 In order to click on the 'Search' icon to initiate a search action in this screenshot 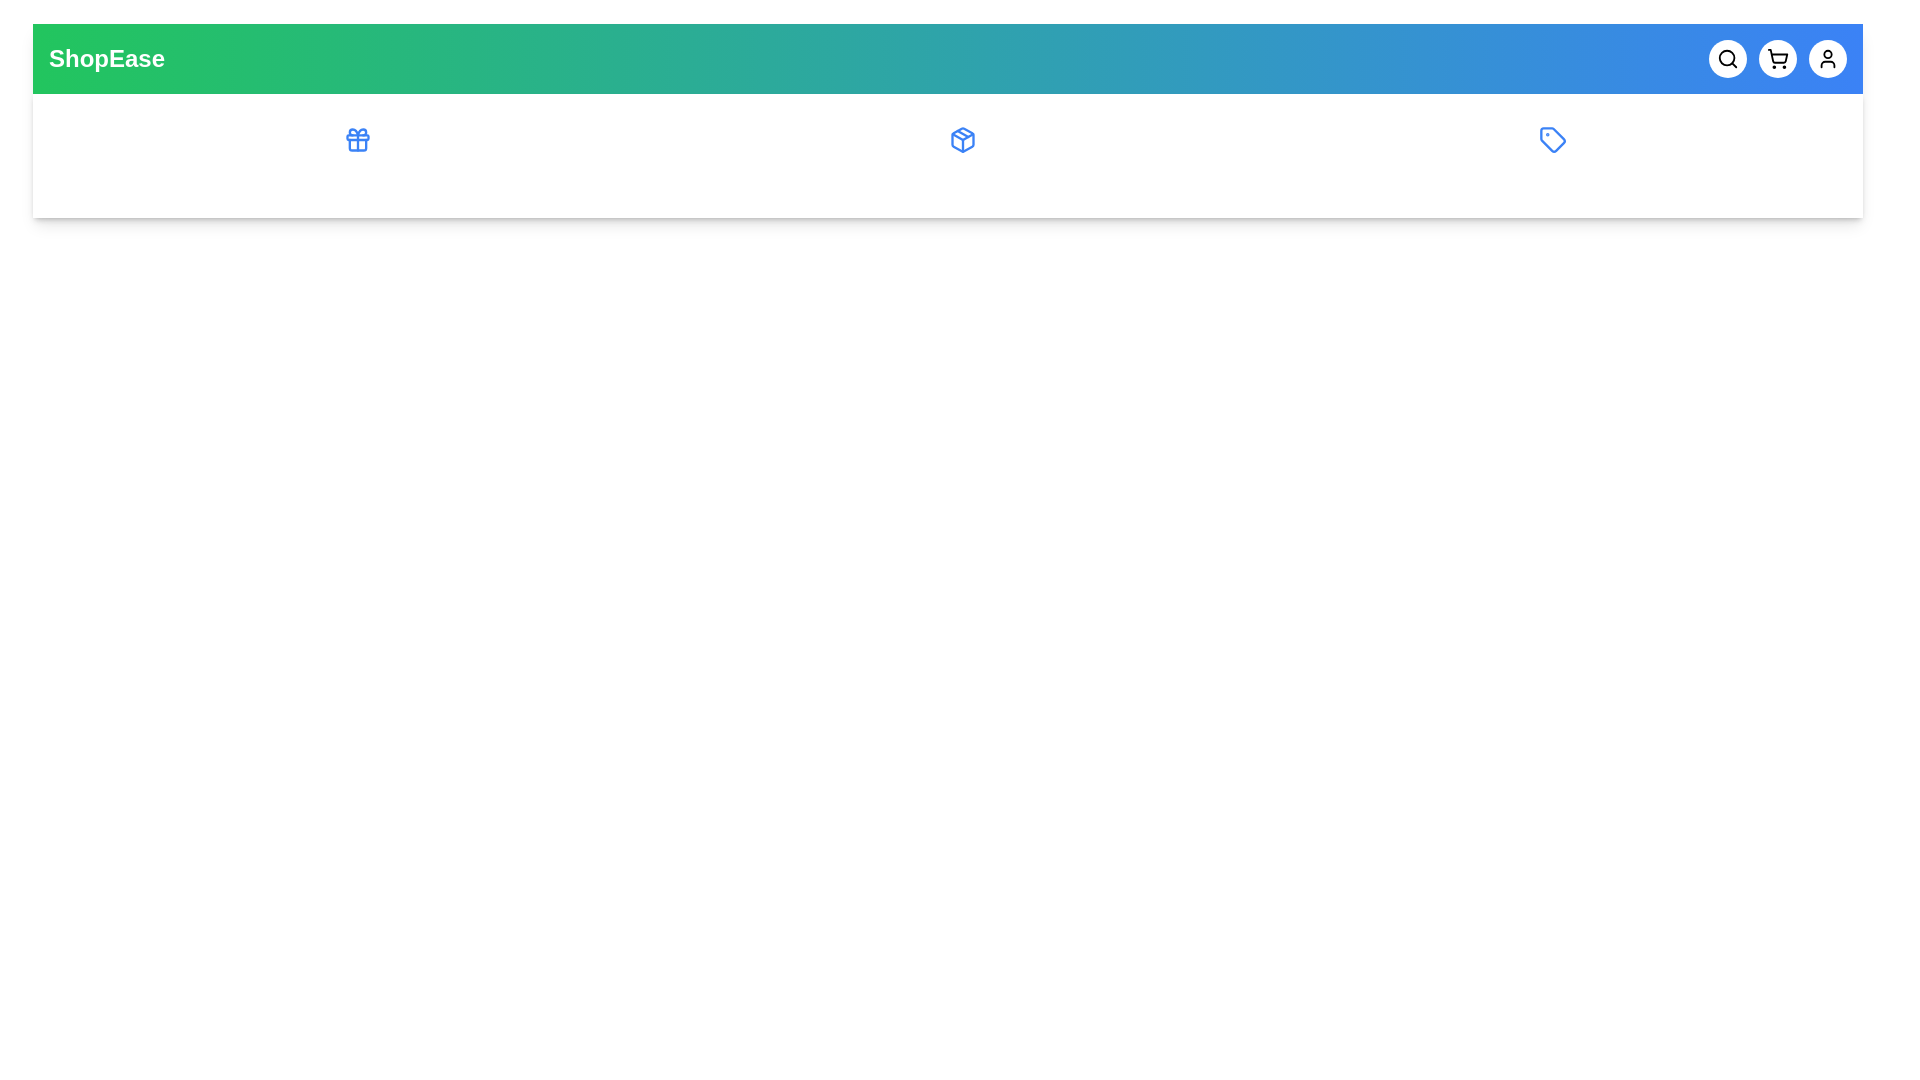, I will do `click(1727, 57)`.